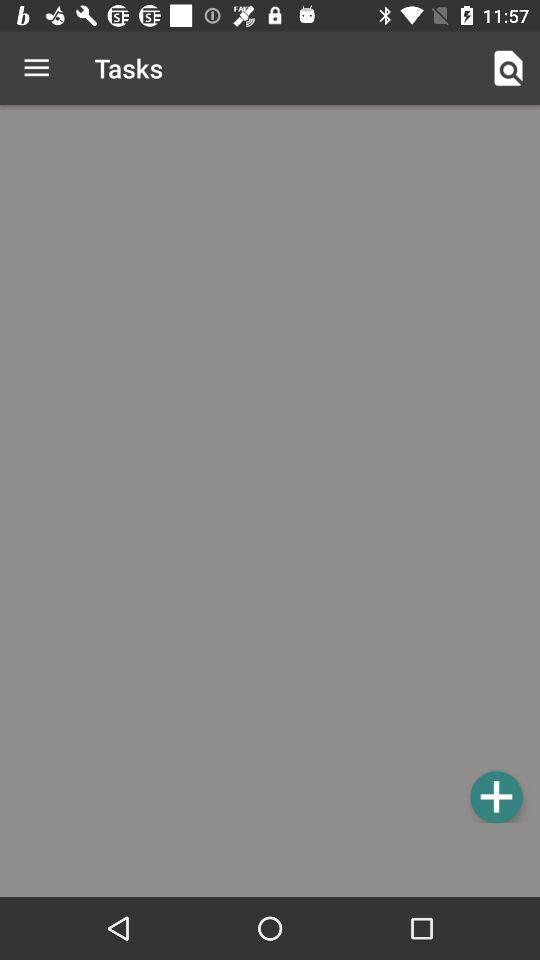  I want to click on the icon to the left of the tasks, so click(36, 68).